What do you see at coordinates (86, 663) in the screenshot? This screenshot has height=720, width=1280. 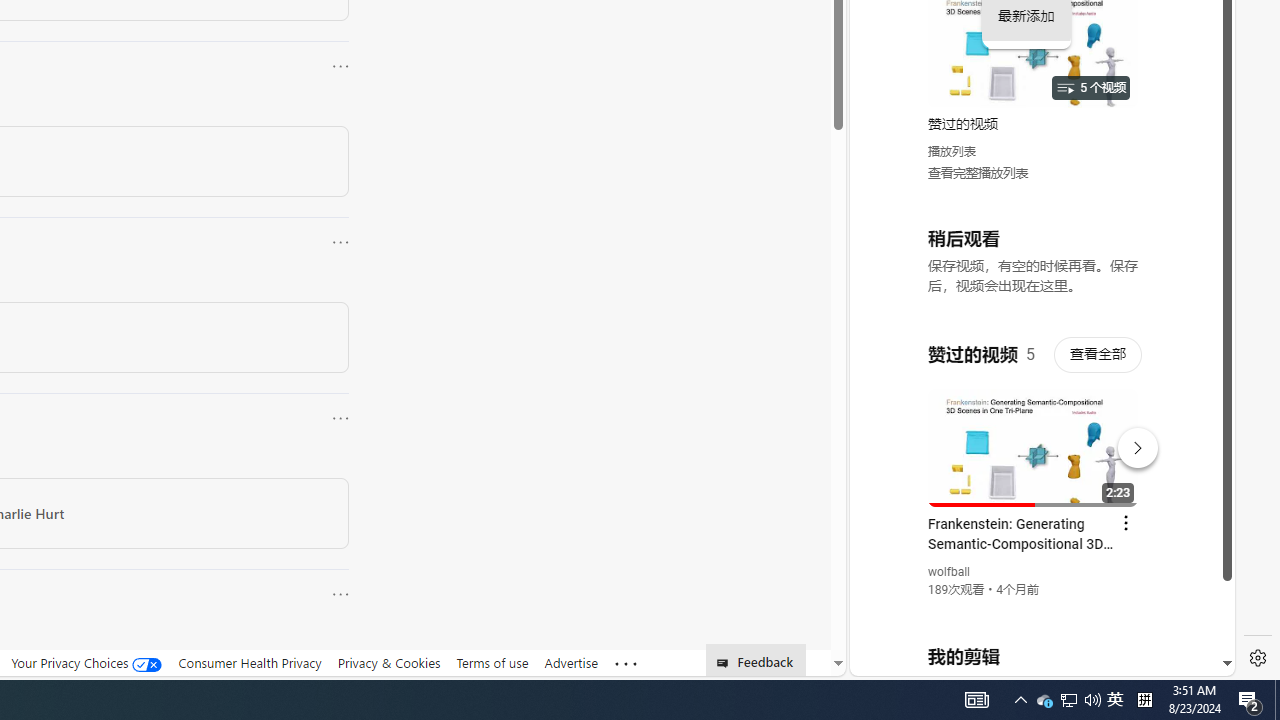 I see `'Your Privacy Choices'` at bounding box center [86, 663].